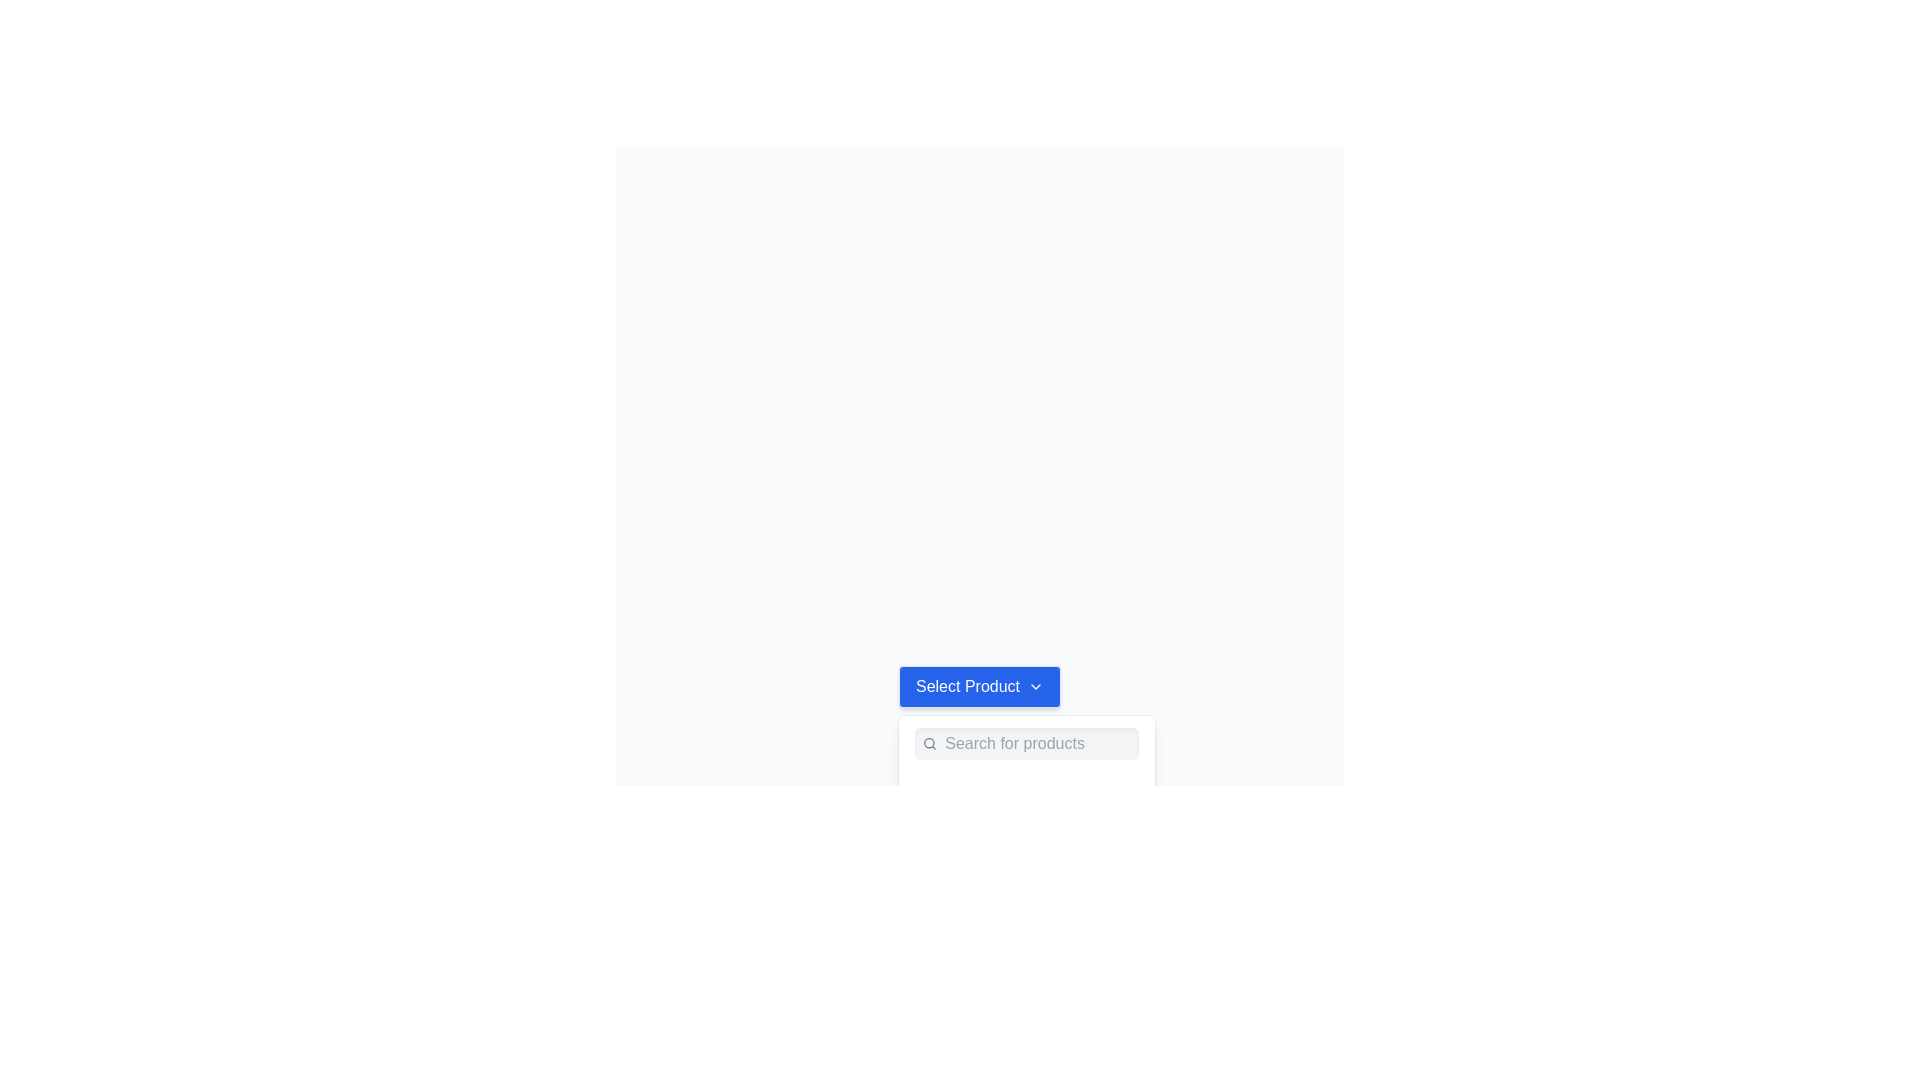  I want to click on the search input field located below the 'Select Product' button to focus on it for typing queries, so click(1027, 744).